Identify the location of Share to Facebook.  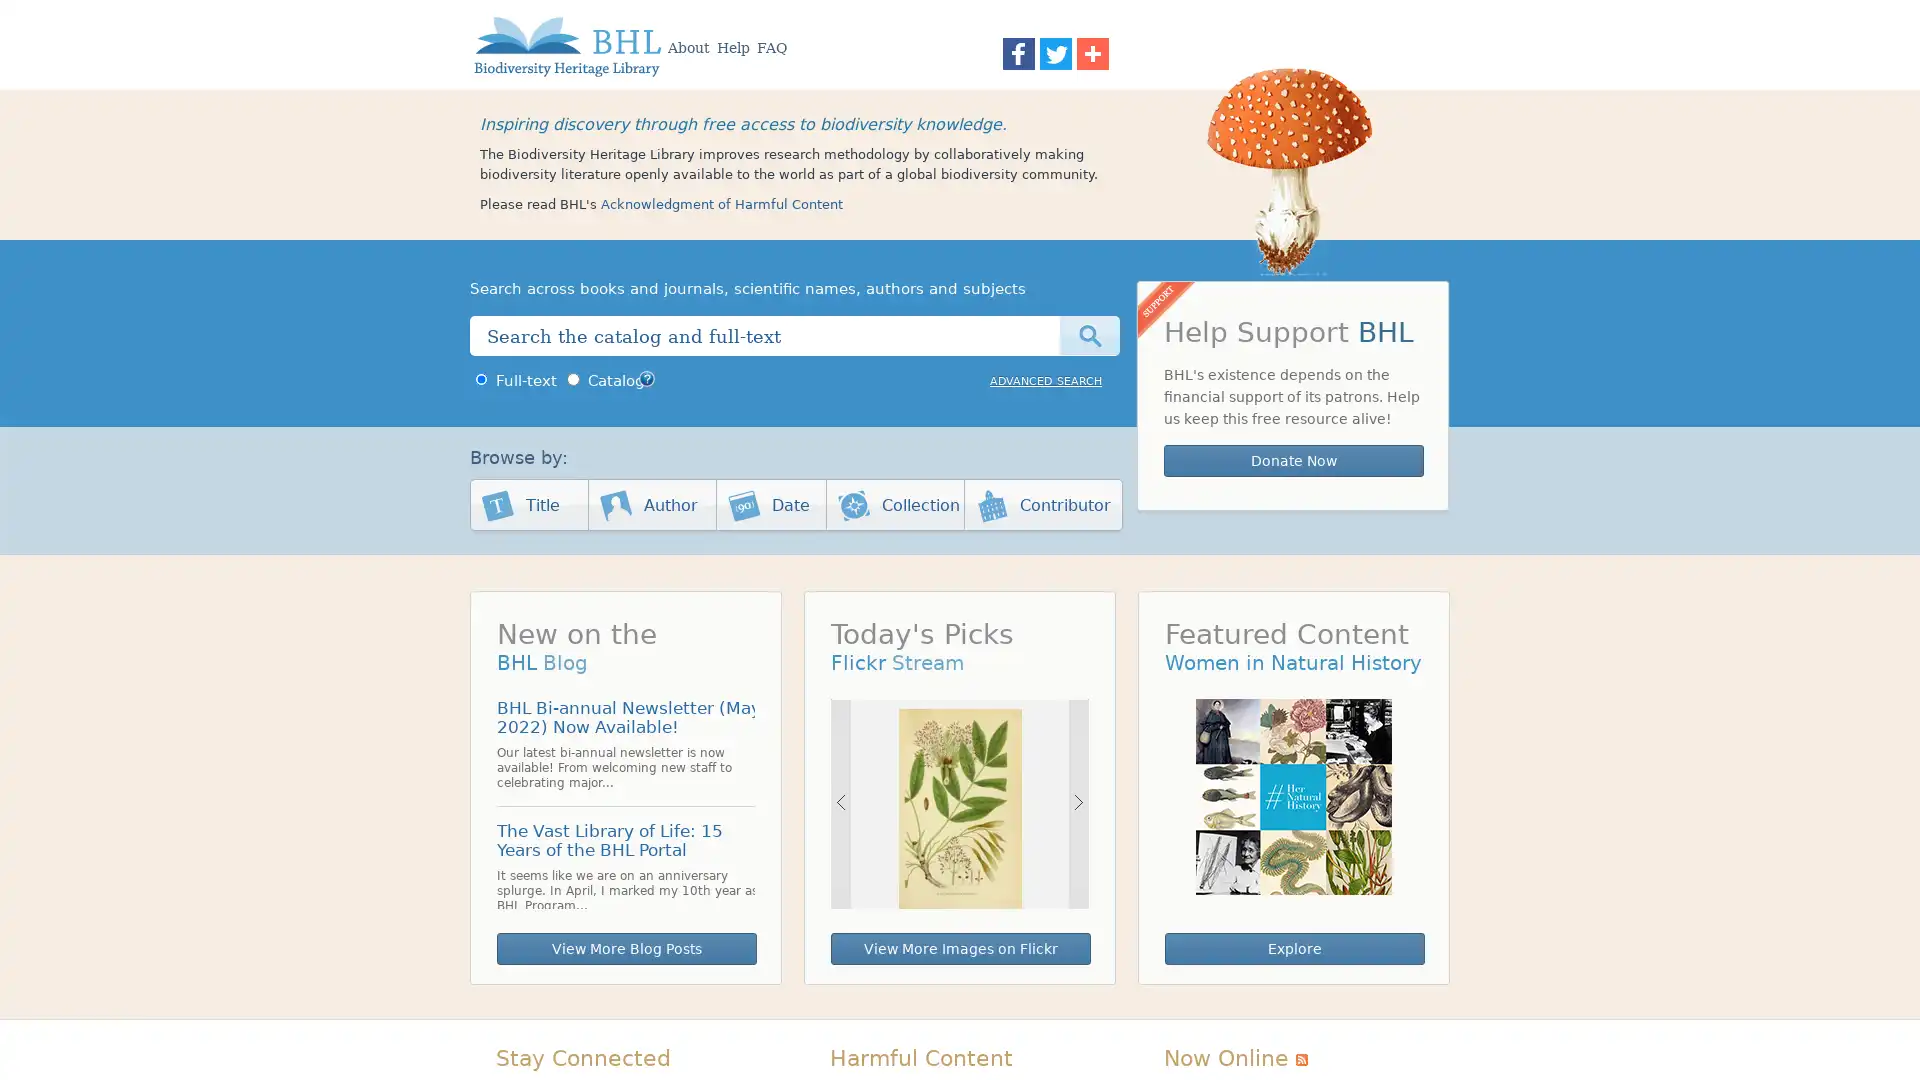
(1018, 53).